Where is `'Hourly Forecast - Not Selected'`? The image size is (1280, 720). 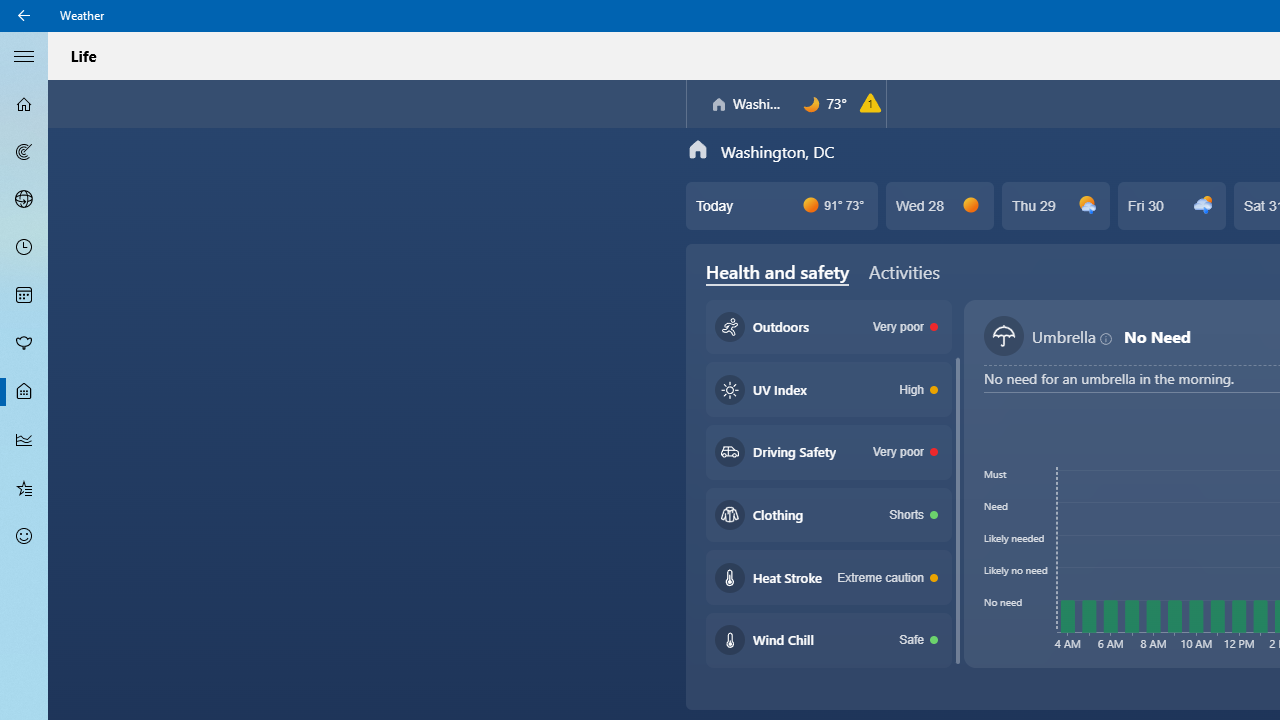 'Hourly Forecast - Not Selected' is located at coordinates (24, 247).